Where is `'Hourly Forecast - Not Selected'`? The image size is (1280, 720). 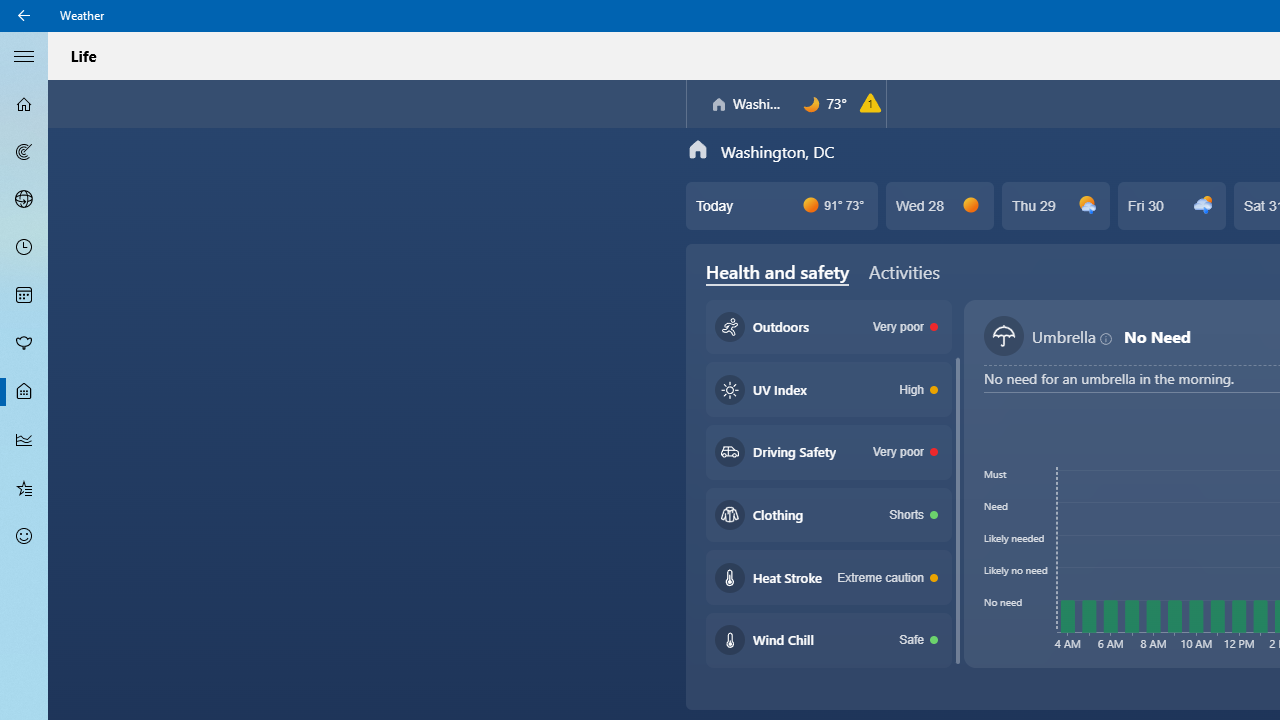 'Hourly Forecast - Not Selected' is located at coordinates (24, 247).